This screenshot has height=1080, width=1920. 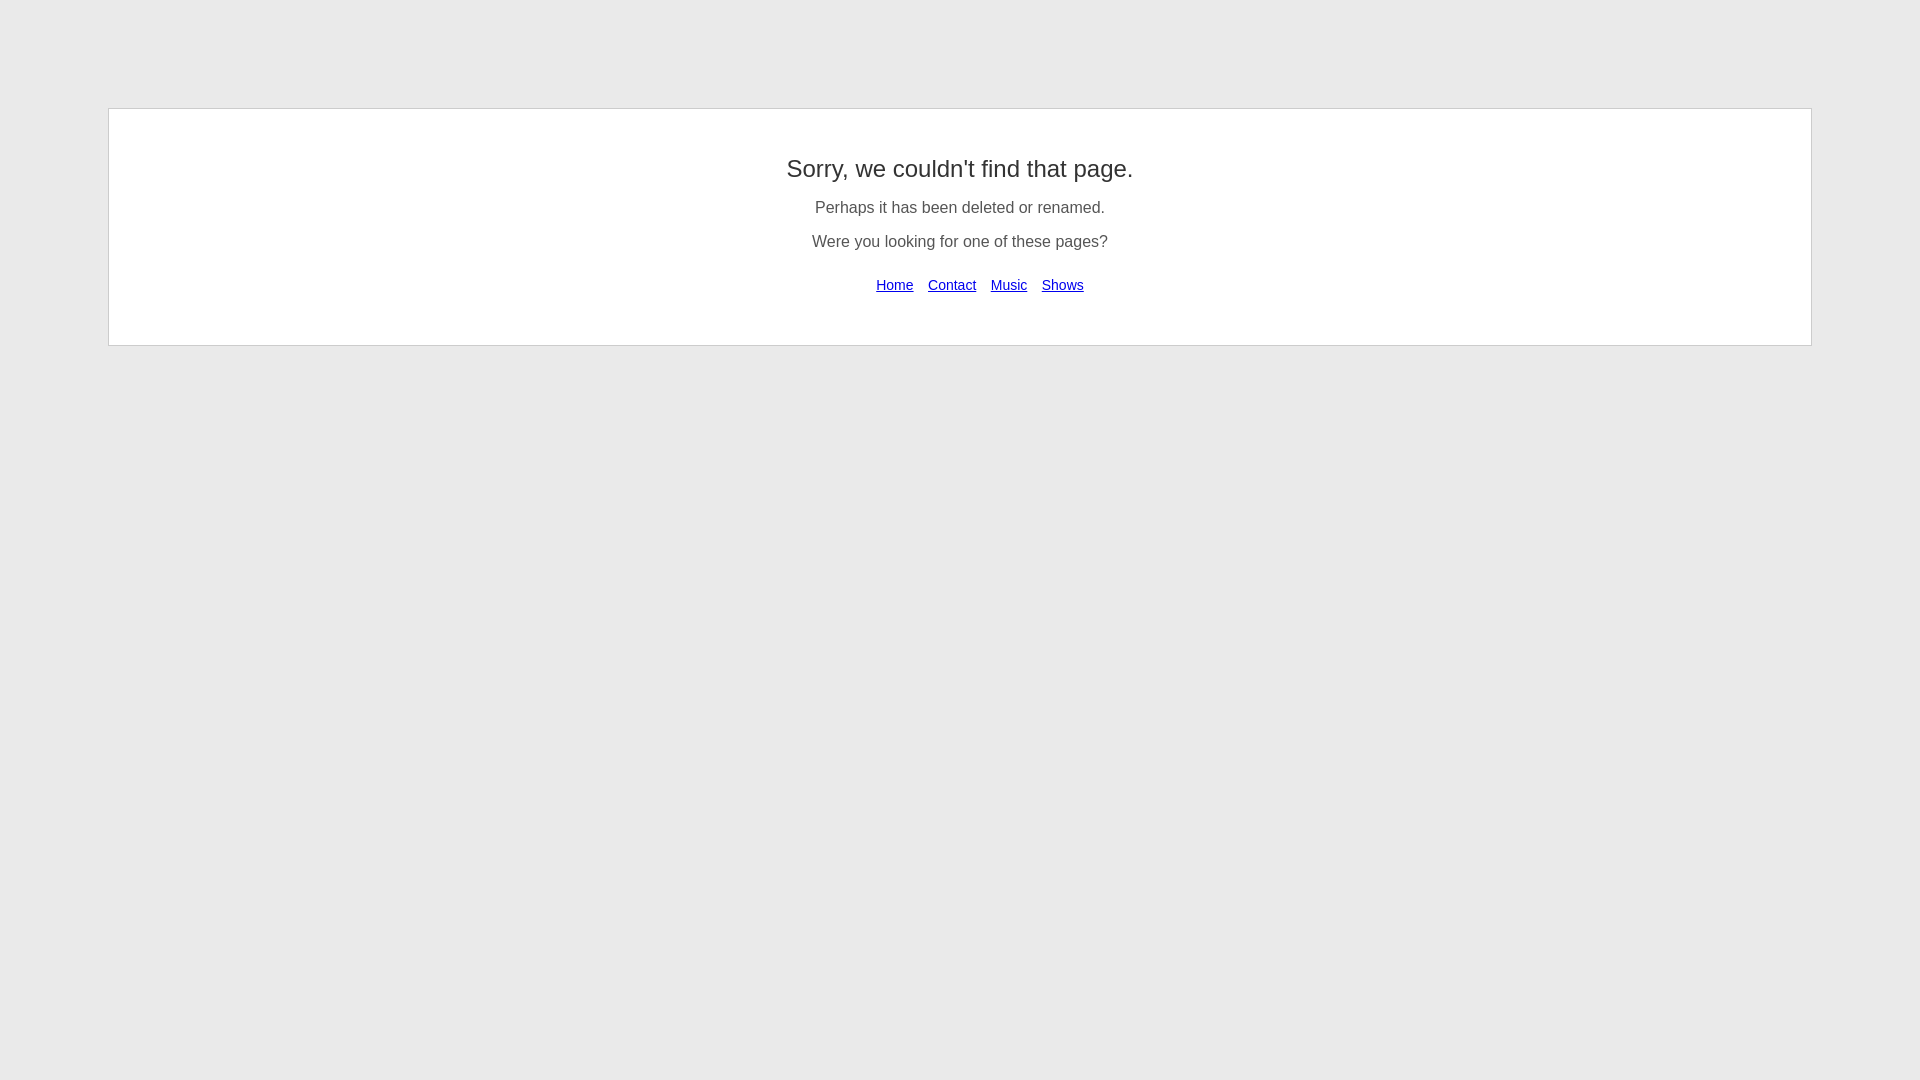 I want to click on 'Music', so click(x=1009, y=285).